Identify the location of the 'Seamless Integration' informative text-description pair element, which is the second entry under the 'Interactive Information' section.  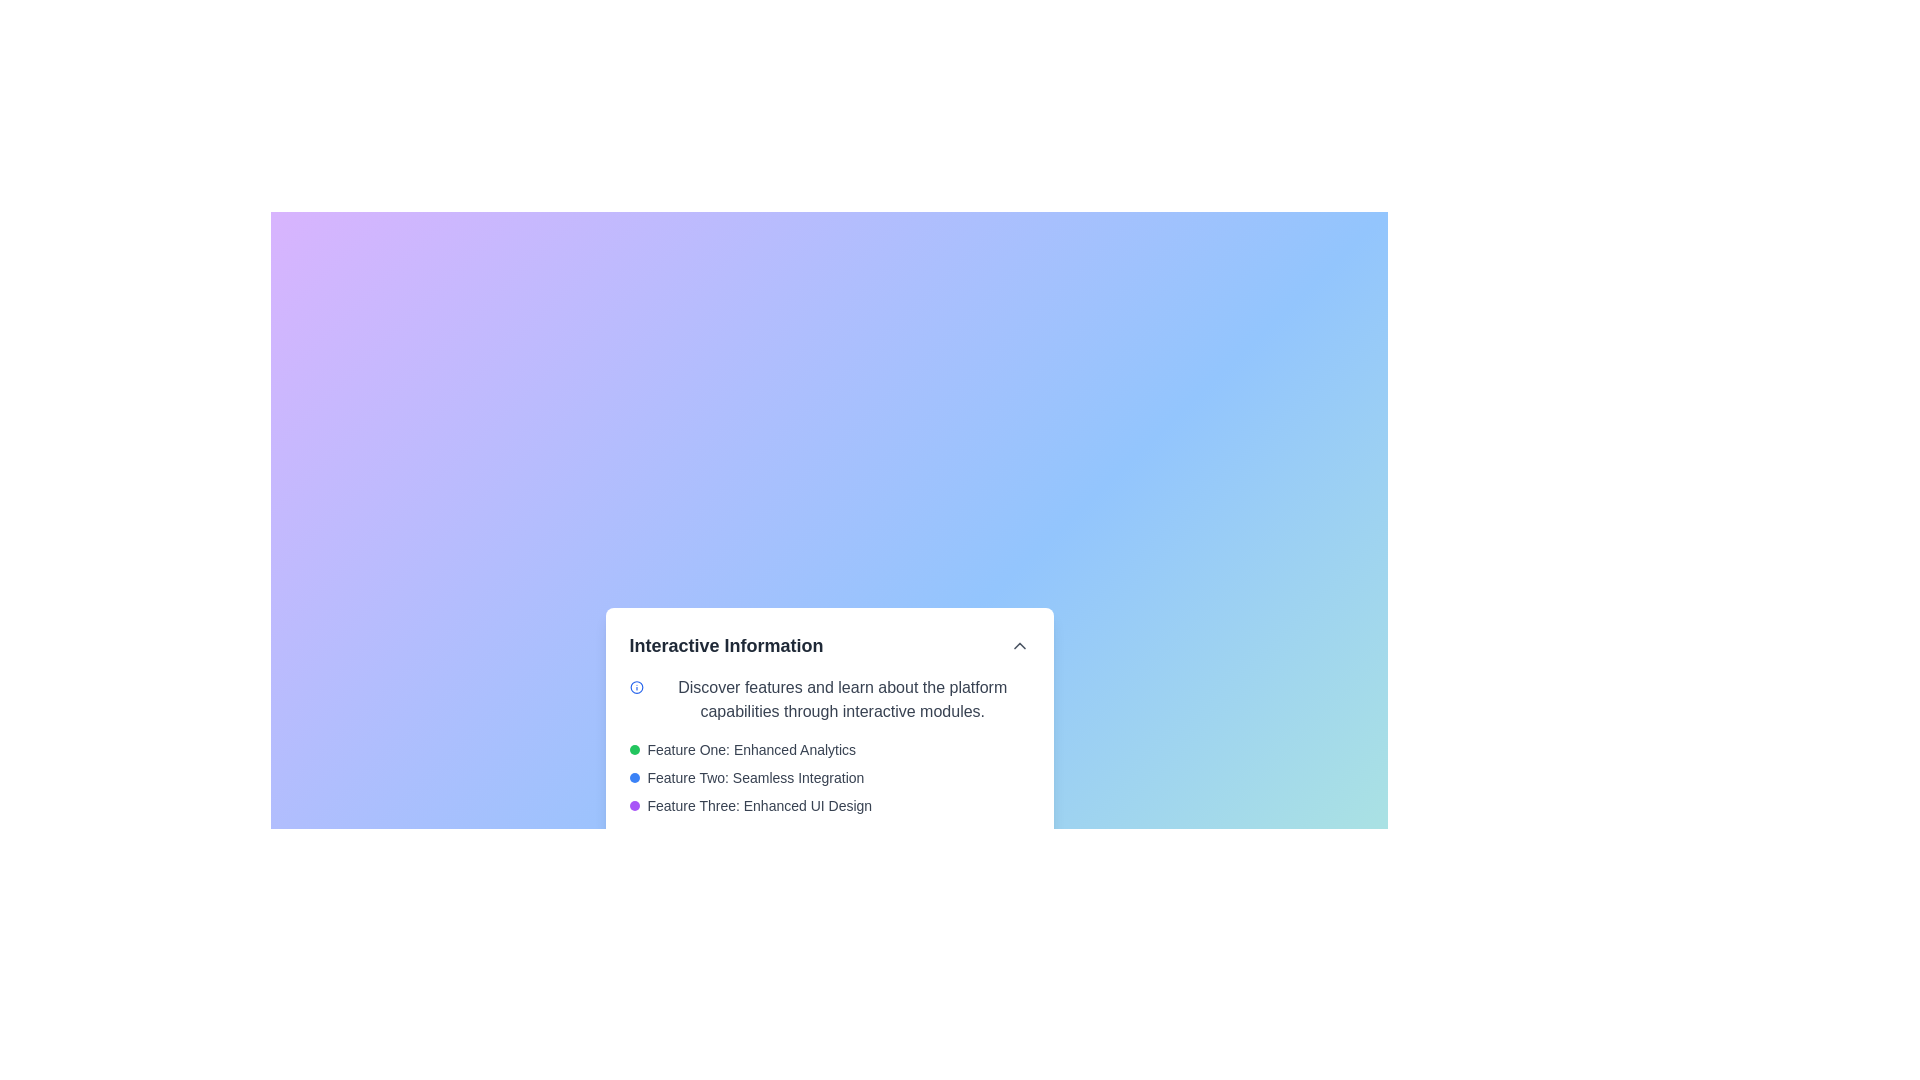
(829, 777).